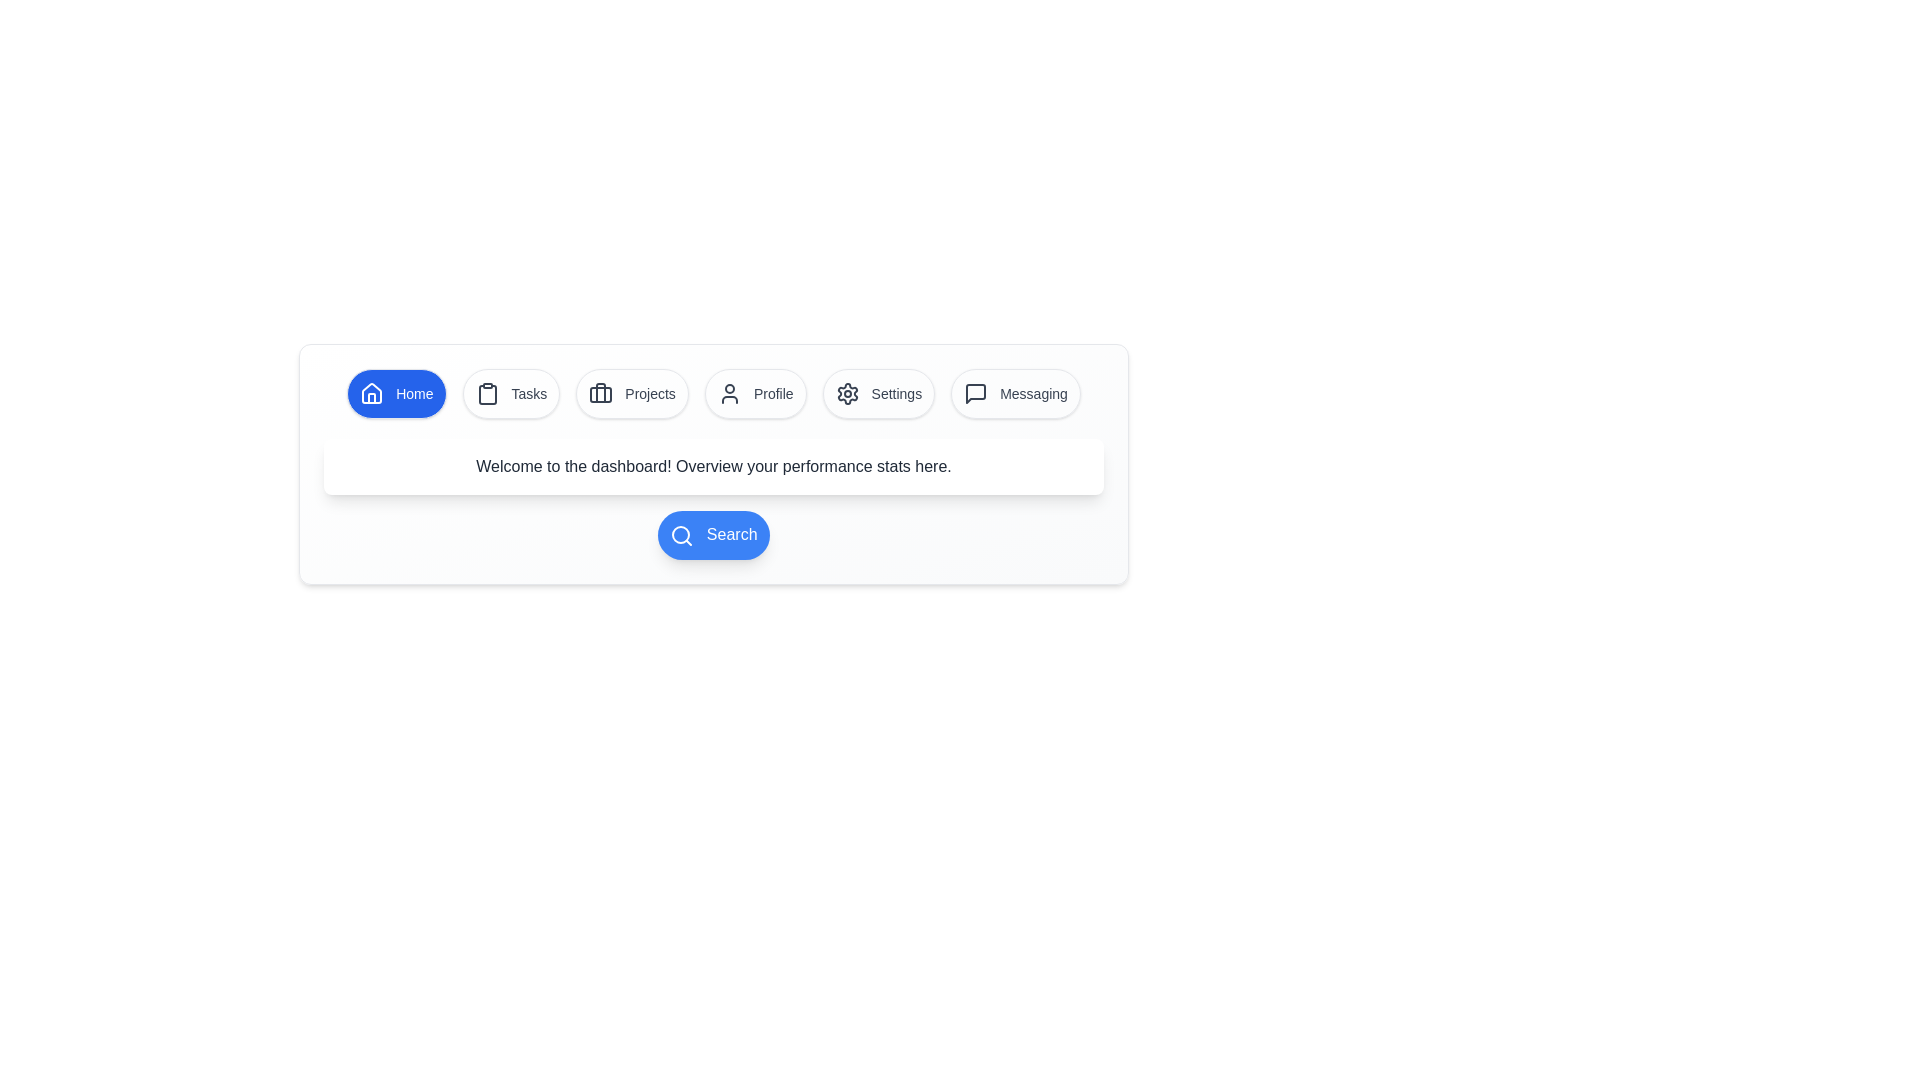  I want to click on text label that displays 'Tasks' located in the horizontal navigation bar near the top-center of the interface, so click(529, 393).